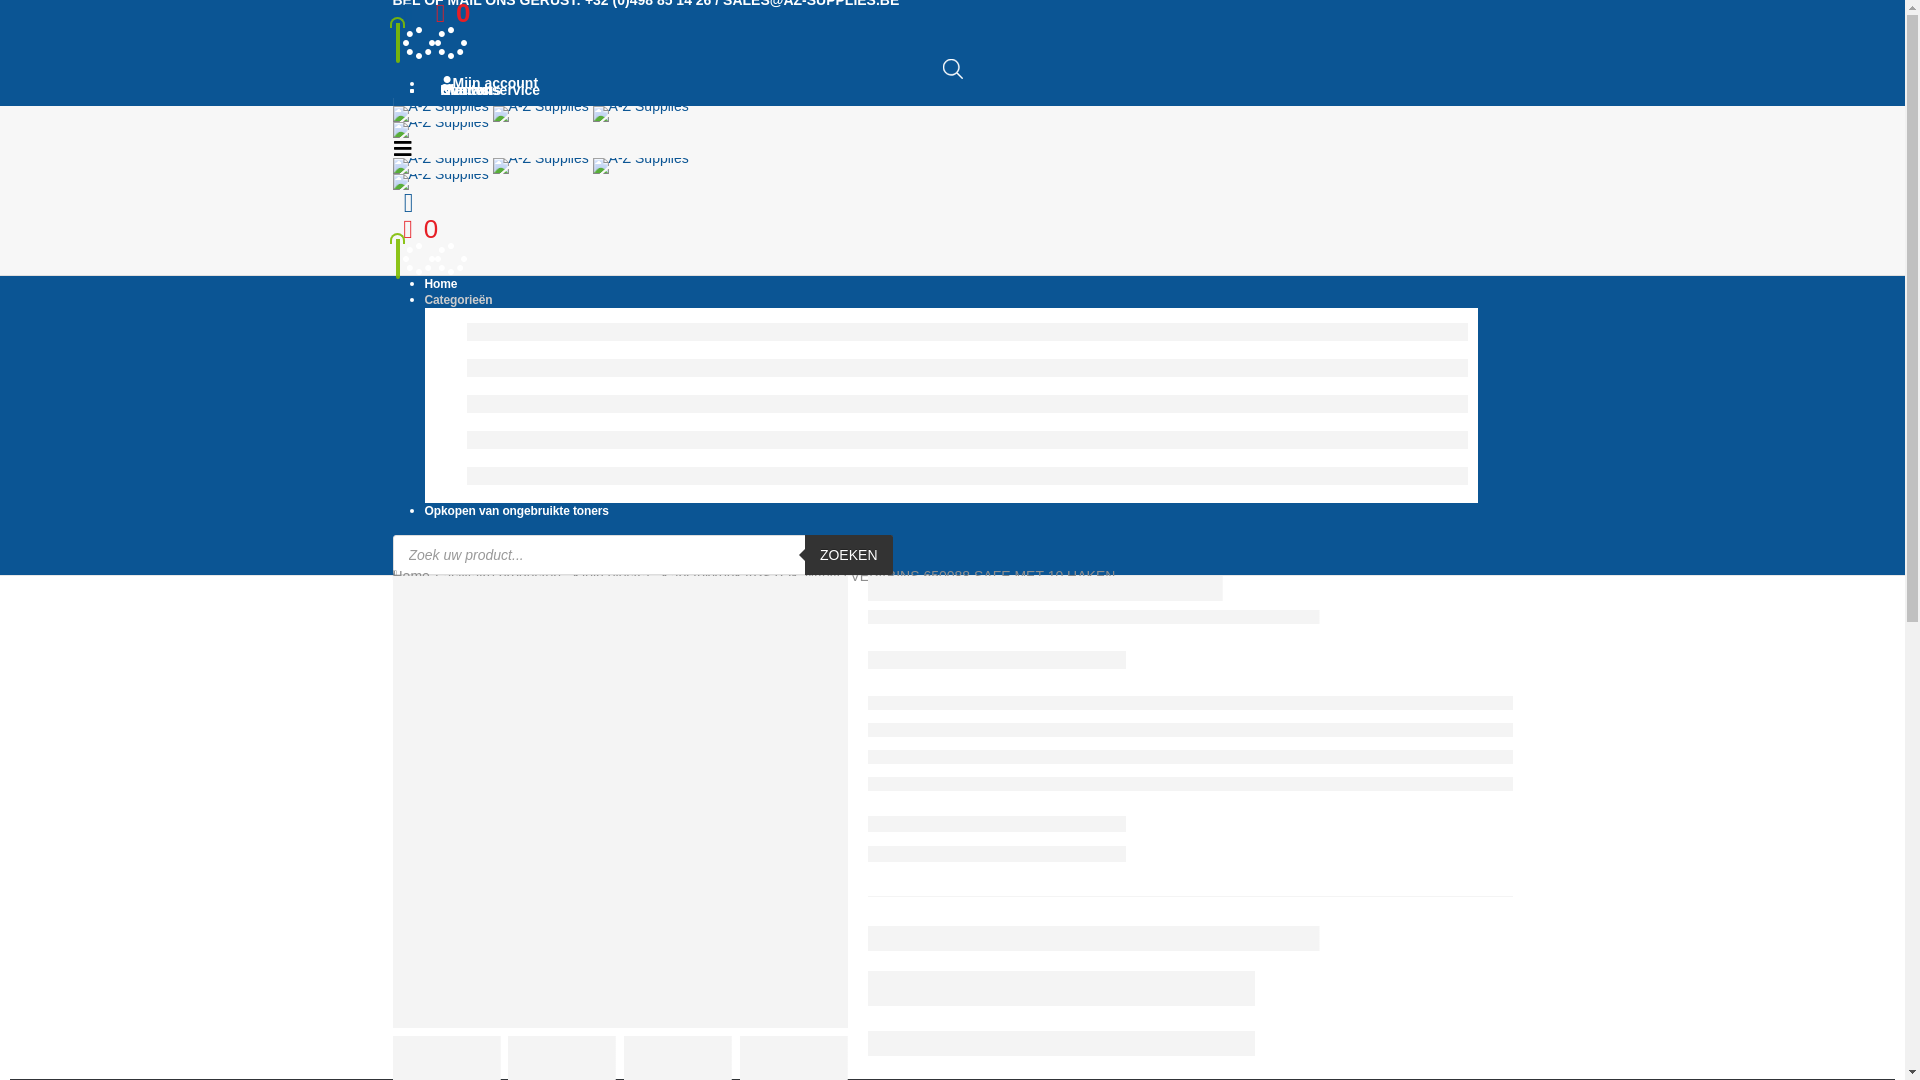  Describe the element at coordinates (697, 575) in the screenshot. I see `'Kapstokken'` at that location.